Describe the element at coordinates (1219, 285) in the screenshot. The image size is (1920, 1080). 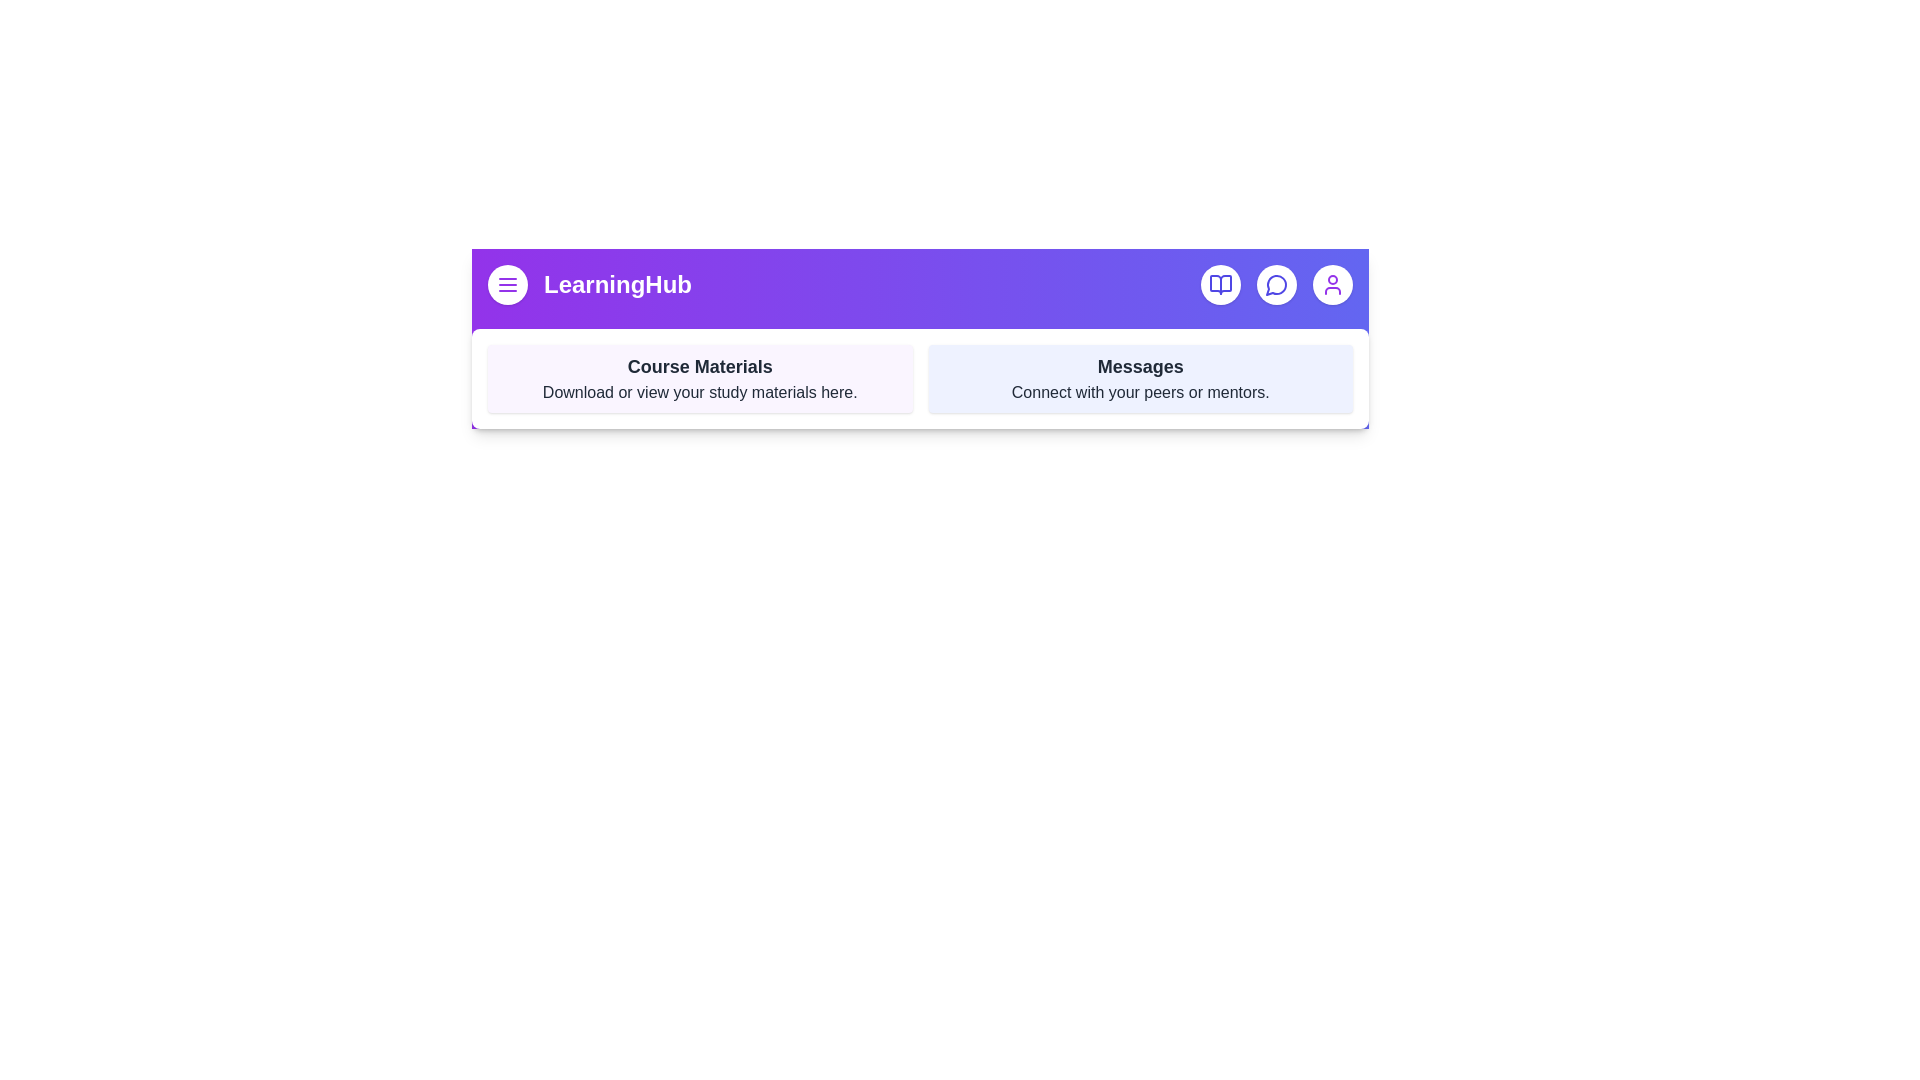
I see `the book icon to open the resources section` at that location.